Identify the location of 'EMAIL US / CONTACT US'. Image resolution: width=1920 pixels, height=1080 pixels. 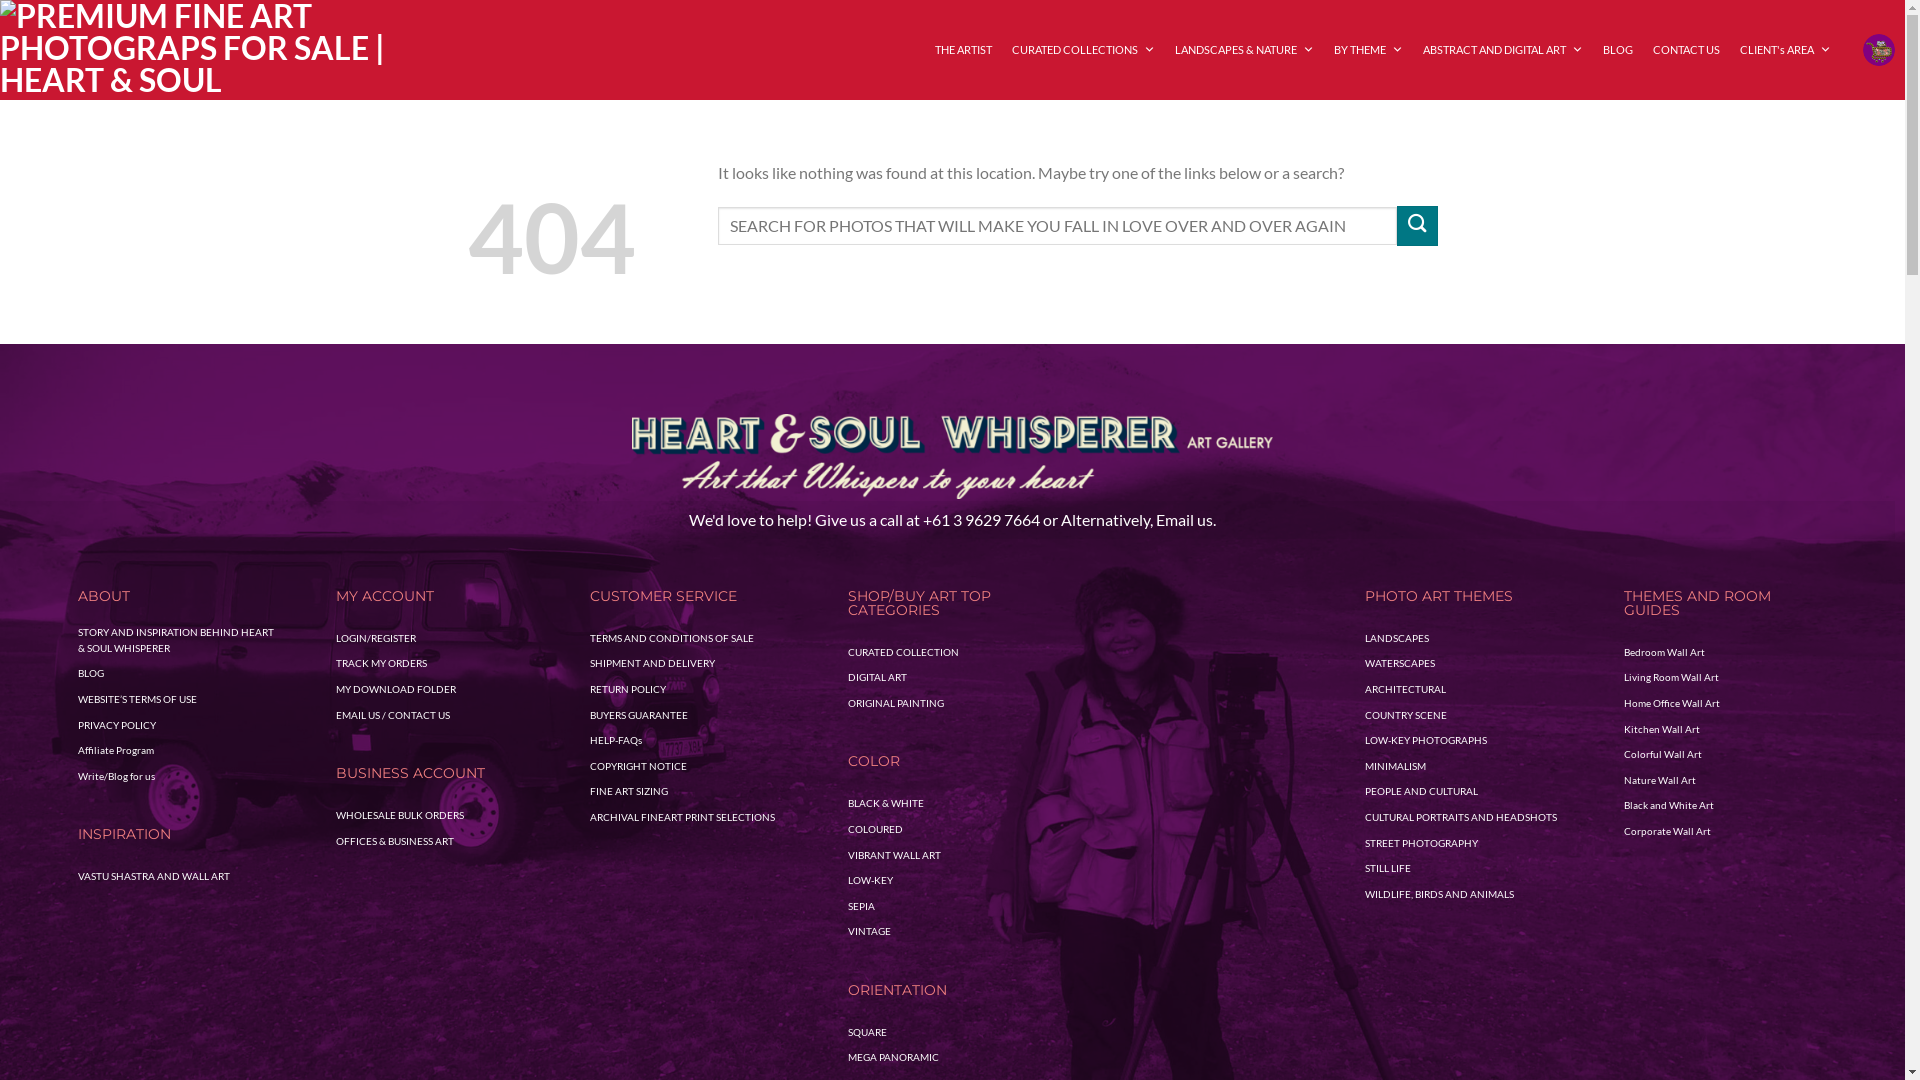
(393, 713).